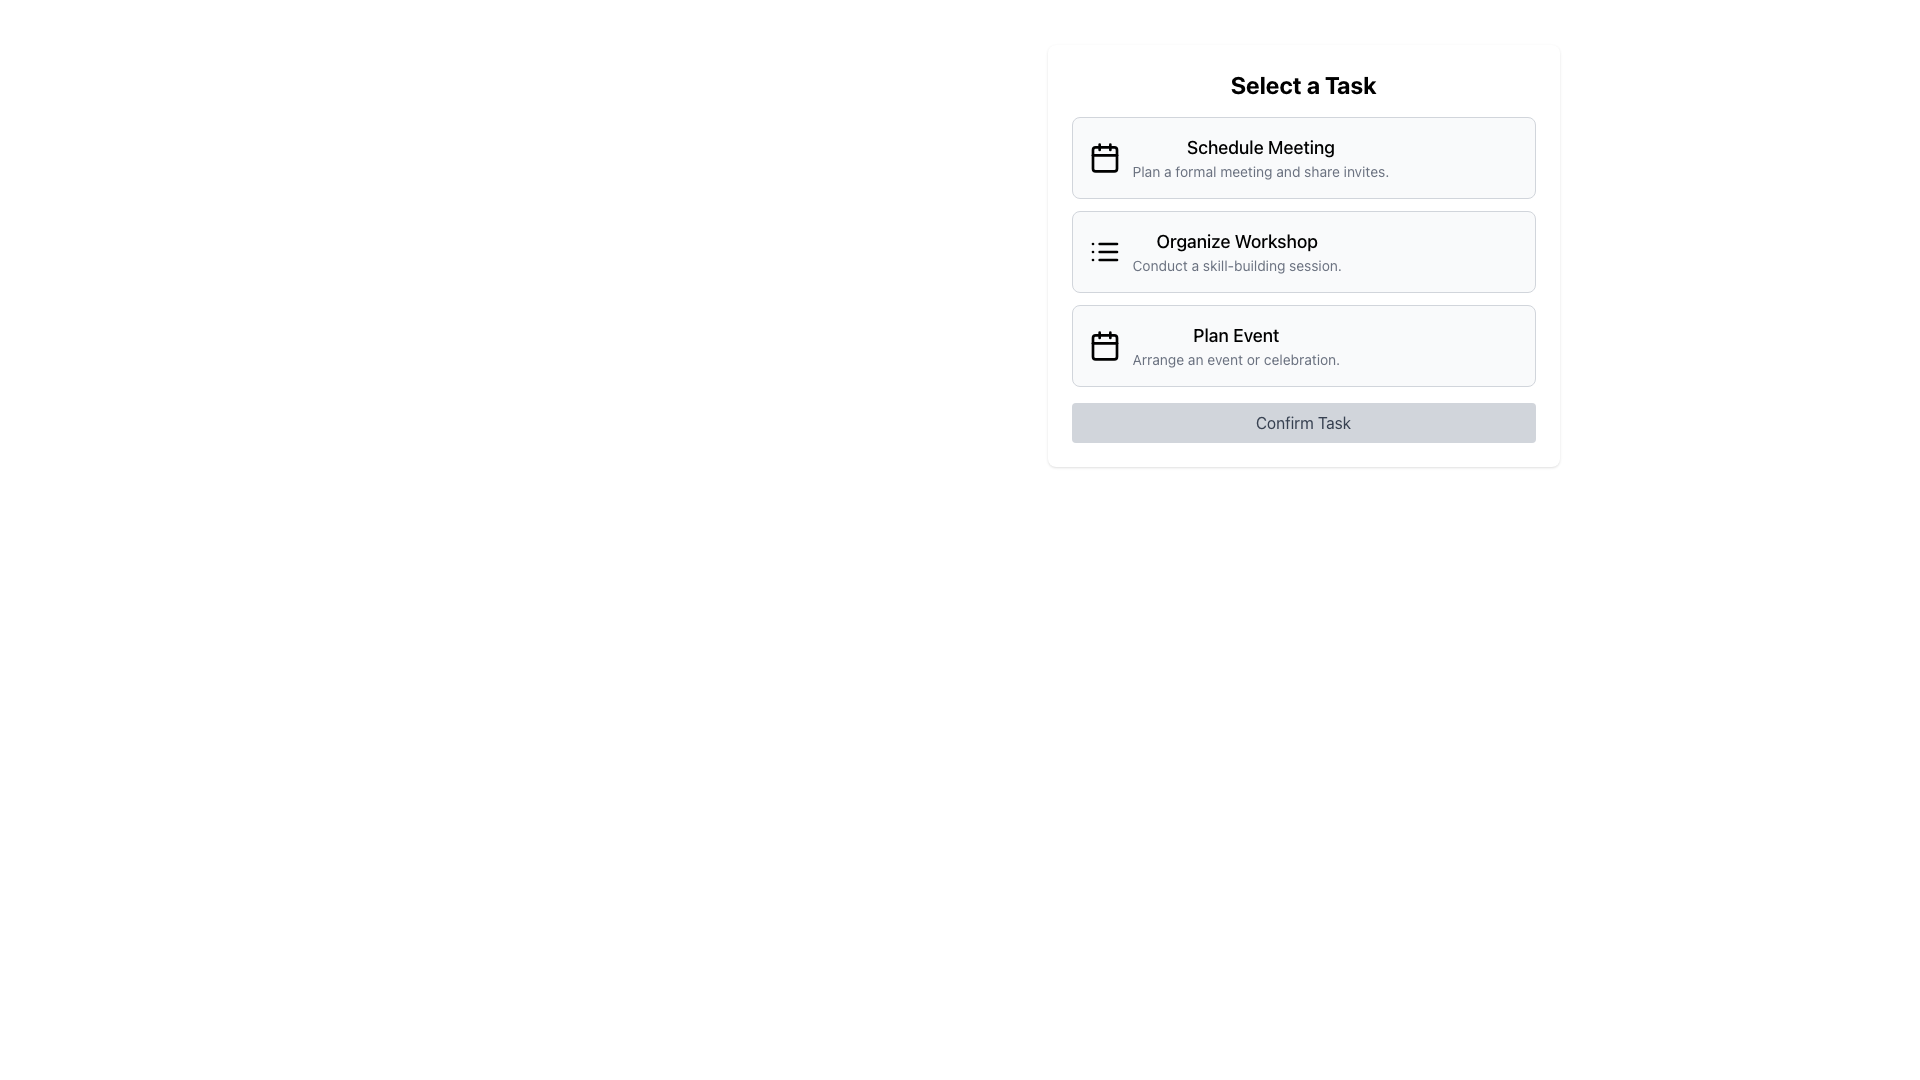 This screenshot has height=1080, width=1920. What do you see at coordinates (1235, 334) in the screenshot?
I see `the text label 'Plan Event' which is styled in bold black font, located in the third task selection box under 'Select a Task'` at bounding box center [1235, 334].